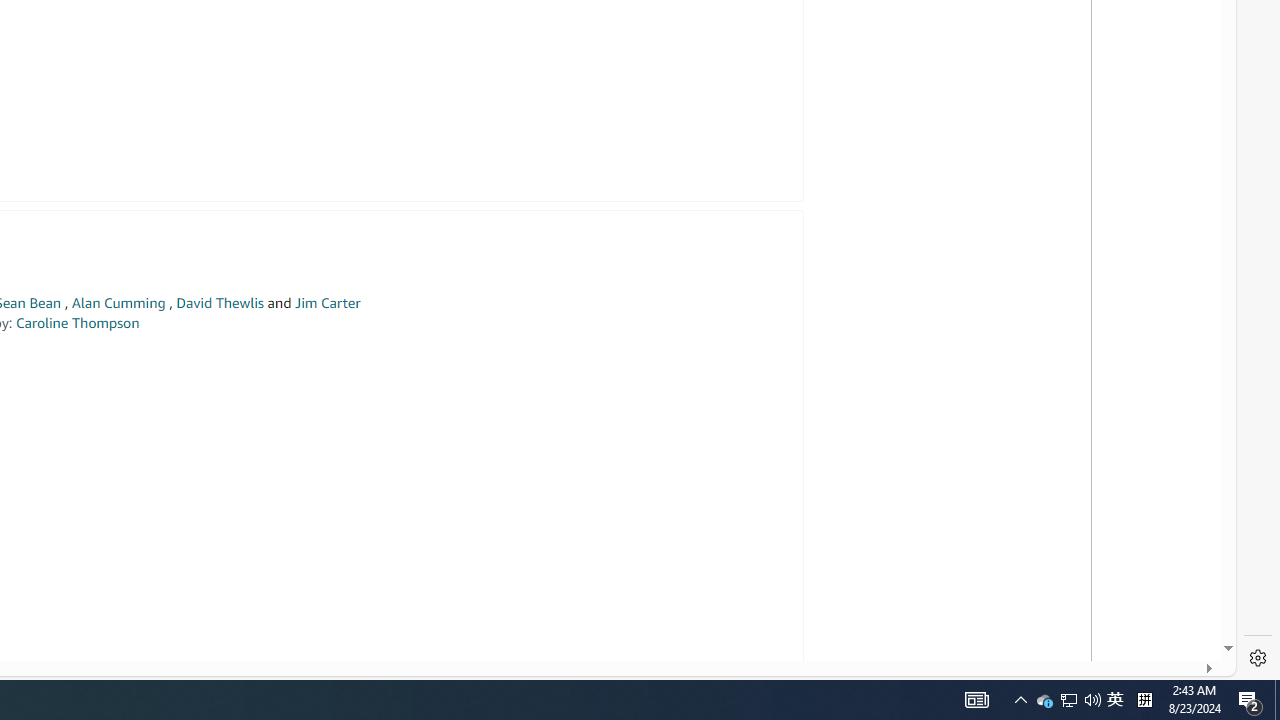  Describe the element at coordinates (77, 322) in the screenshot. I see `'Caroline Thompson'` at that location.